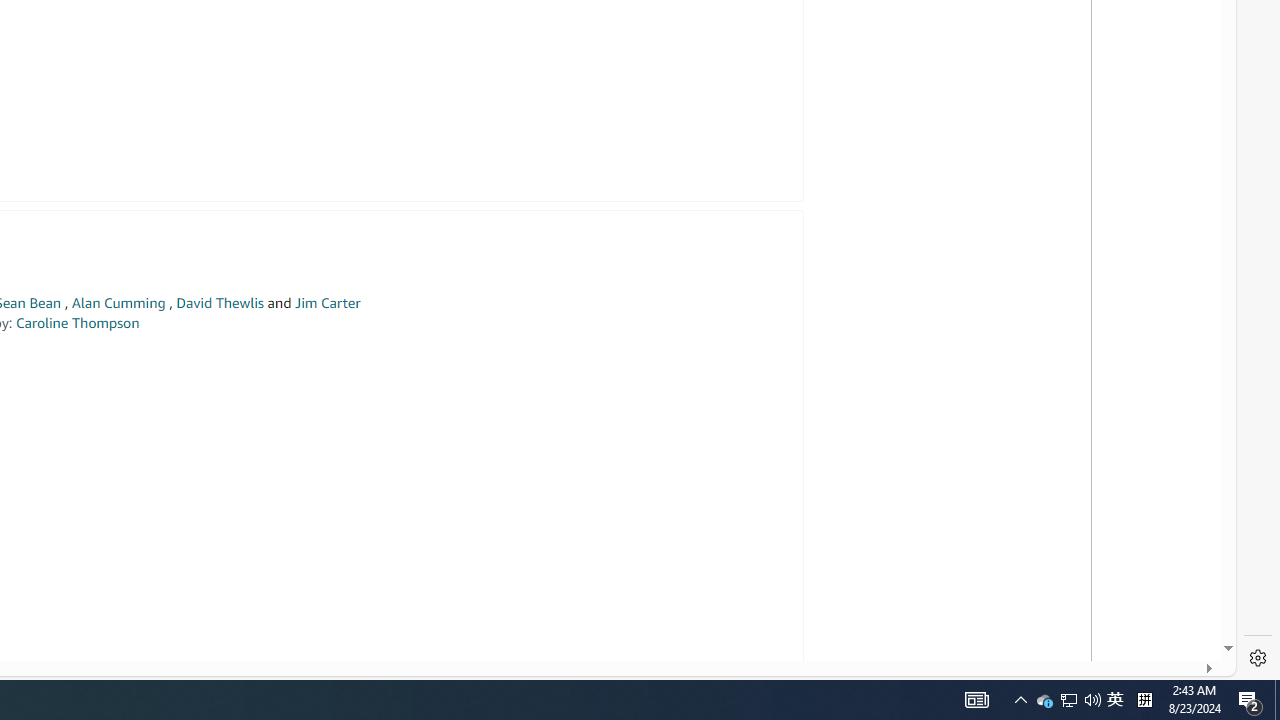  Describe the element at coordinates (77, 322) in the screenshot. I see `'Caroline Thompson'` at that location.